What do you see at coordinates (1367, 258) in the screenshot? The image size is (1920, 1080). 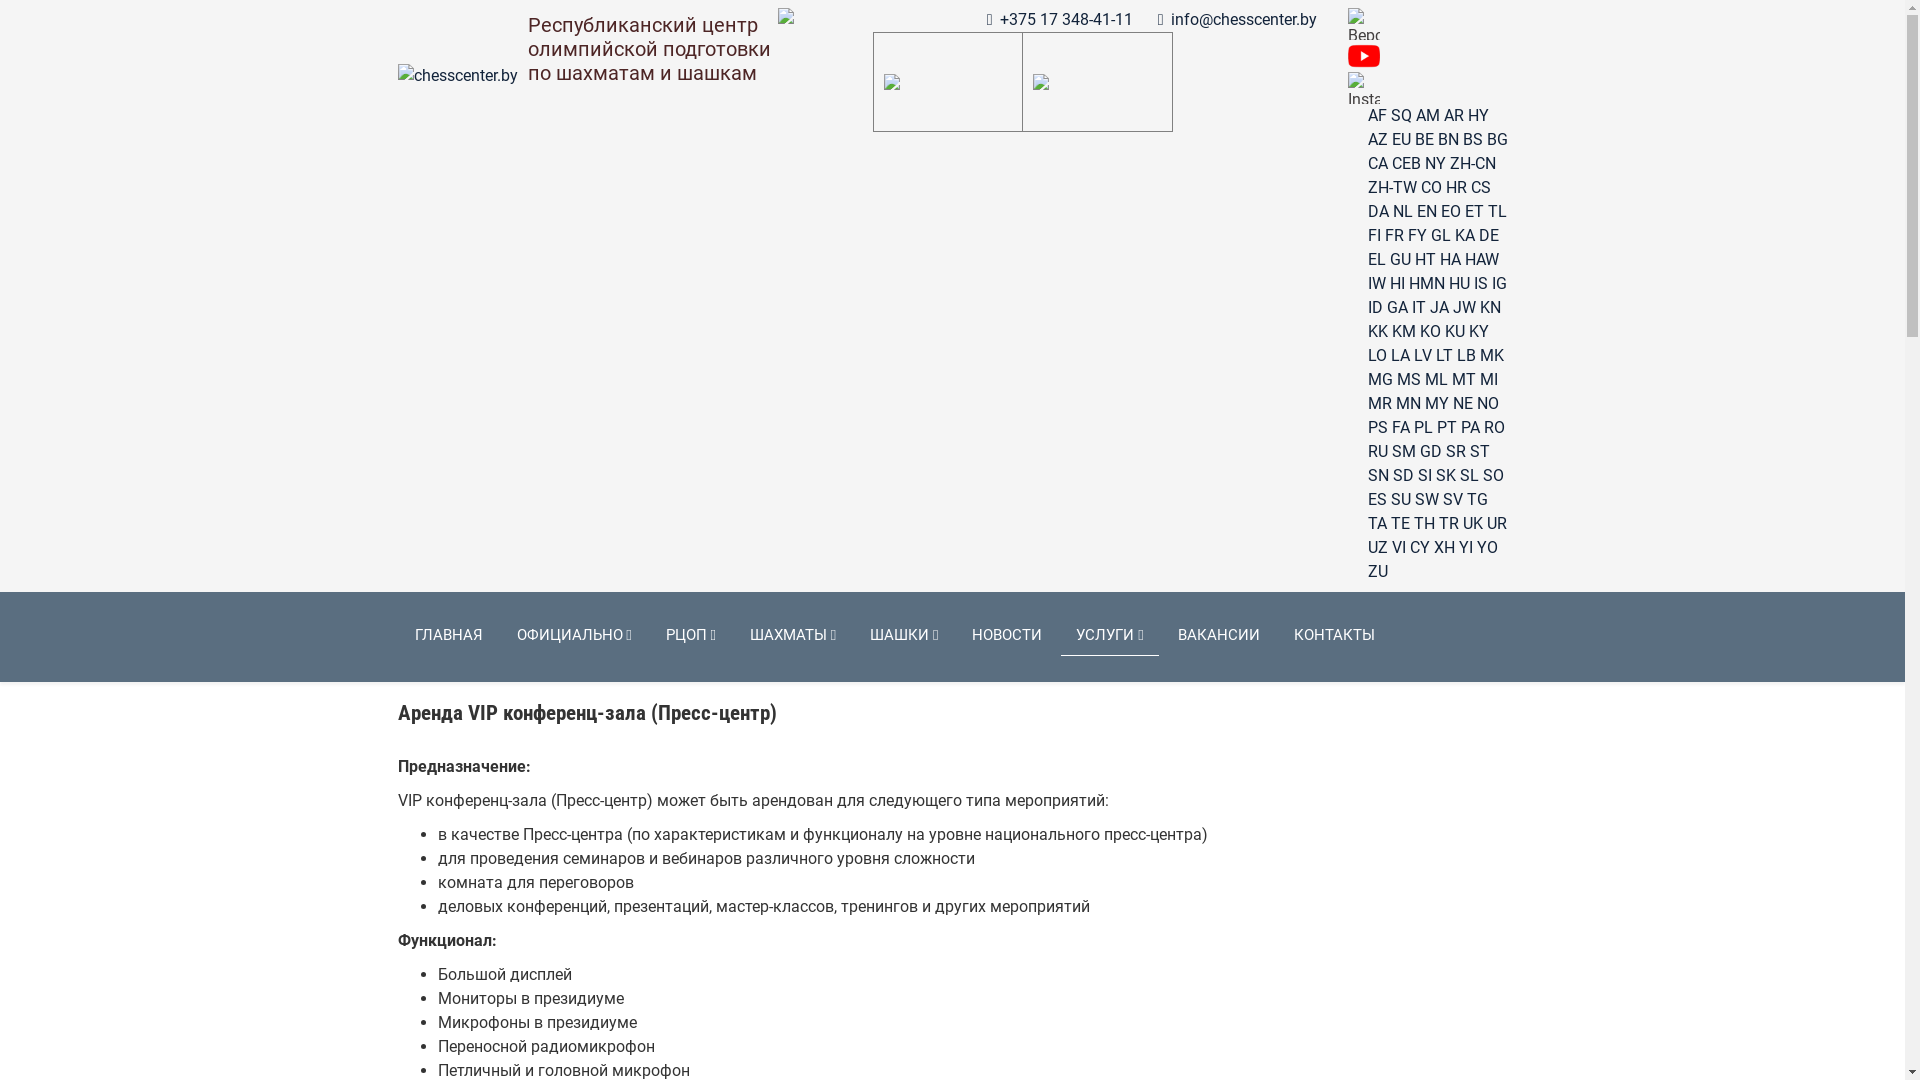 I see `'EL'` at bounding box center [1367, 258].